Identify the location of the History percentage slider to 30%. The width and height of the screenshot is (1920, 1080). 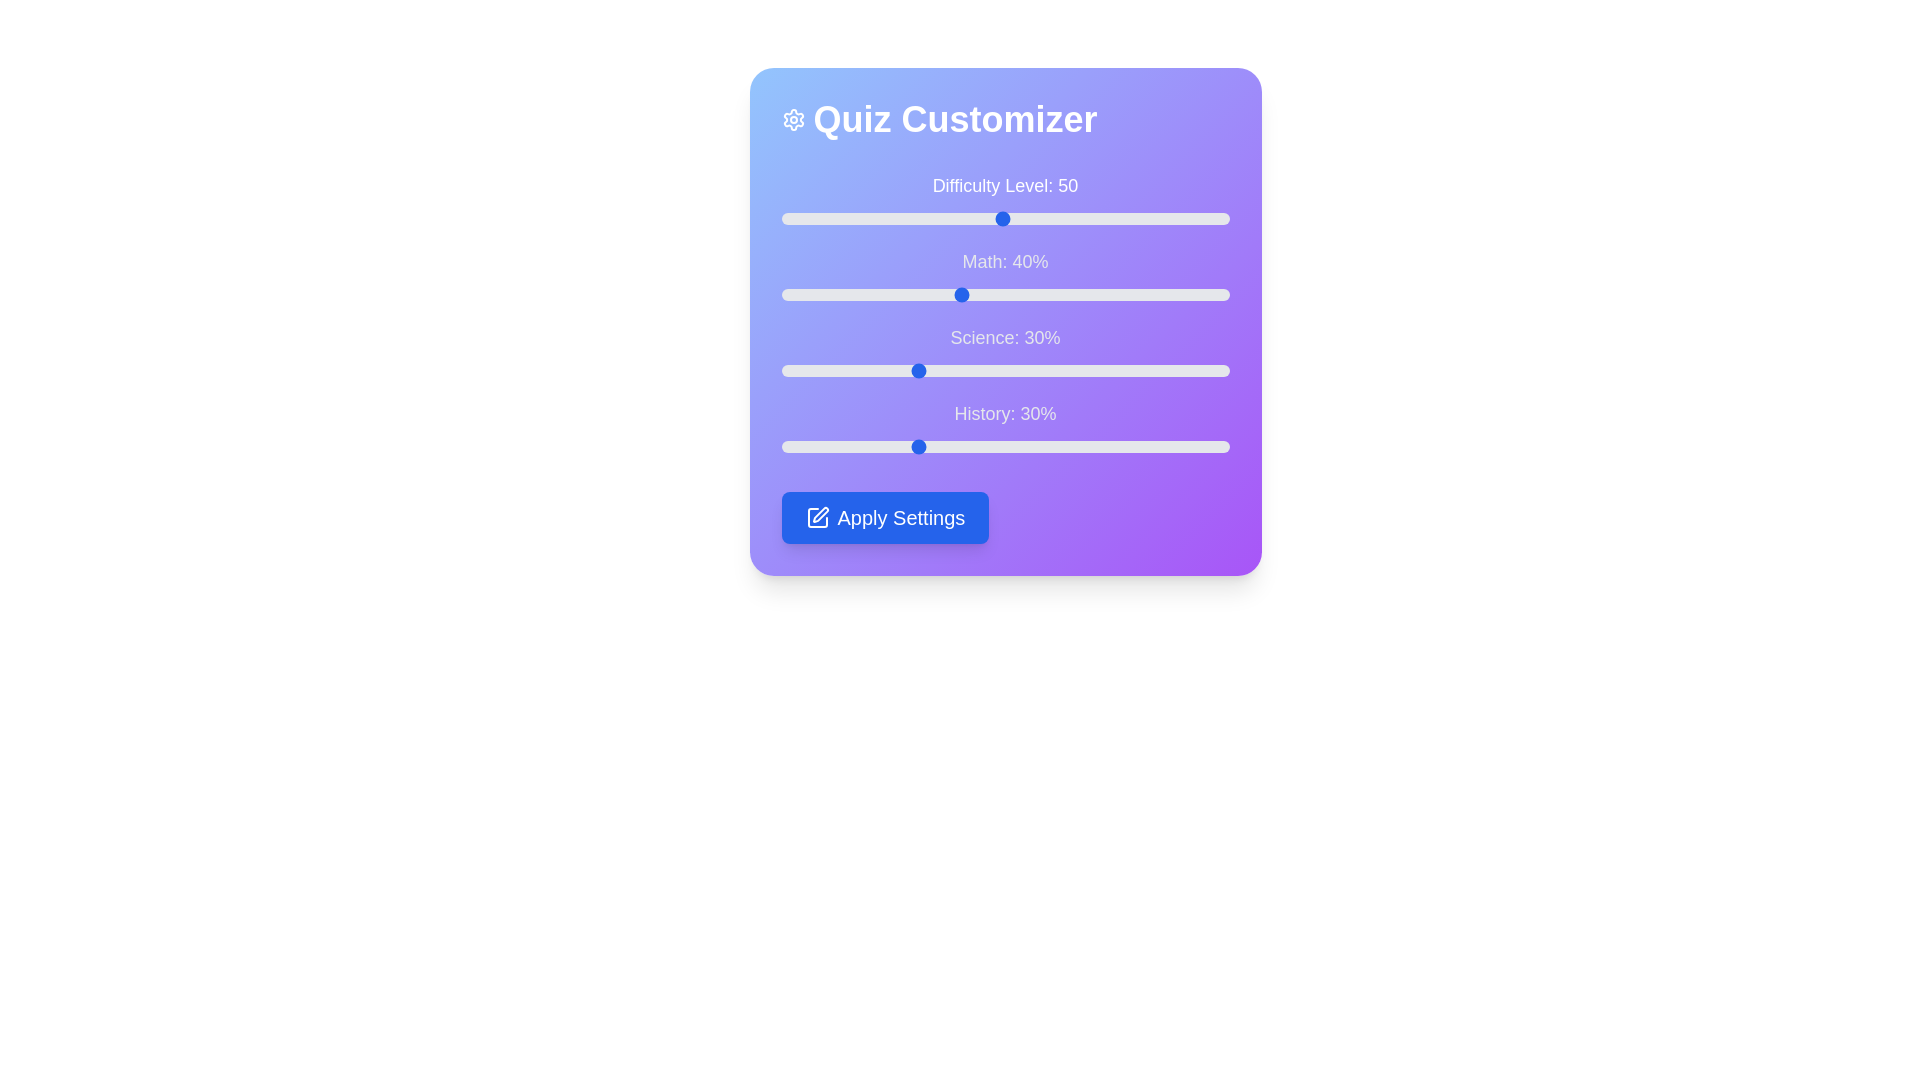
(914, 446).